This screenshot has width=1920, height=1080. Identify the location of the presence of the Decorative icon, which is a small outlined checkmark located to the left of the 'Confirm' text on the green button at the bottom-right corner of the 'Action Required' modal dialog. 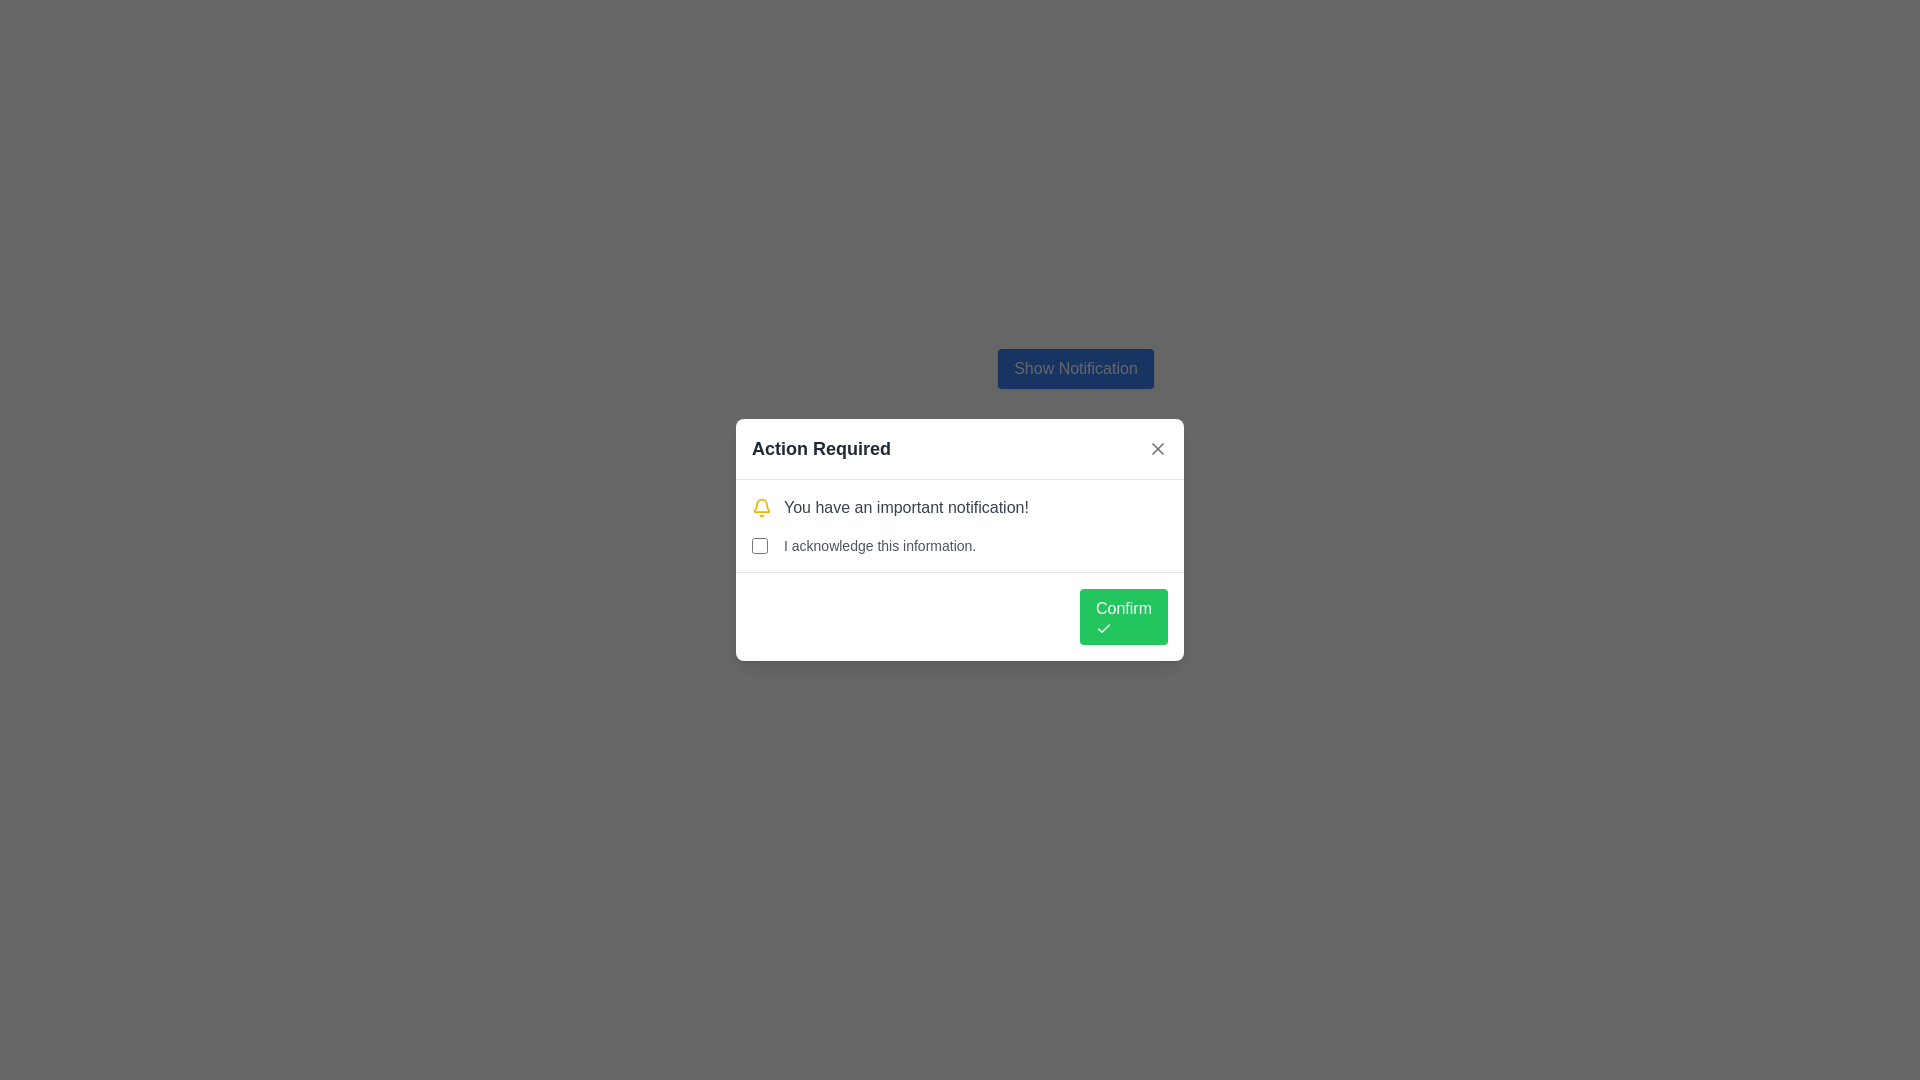
(1103, 627).